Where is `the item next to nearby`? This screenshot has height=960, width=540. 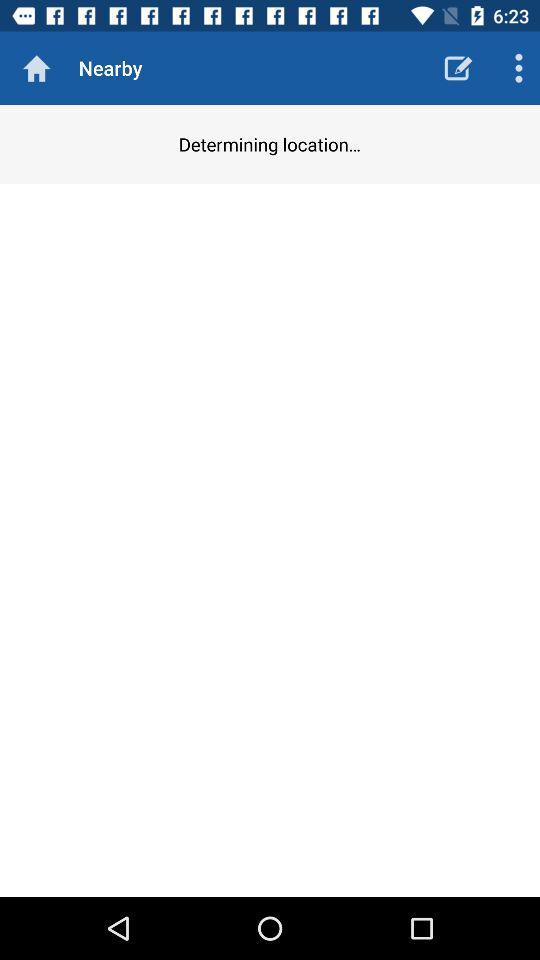 the item next to nearby is located at coordinates (458, 68).